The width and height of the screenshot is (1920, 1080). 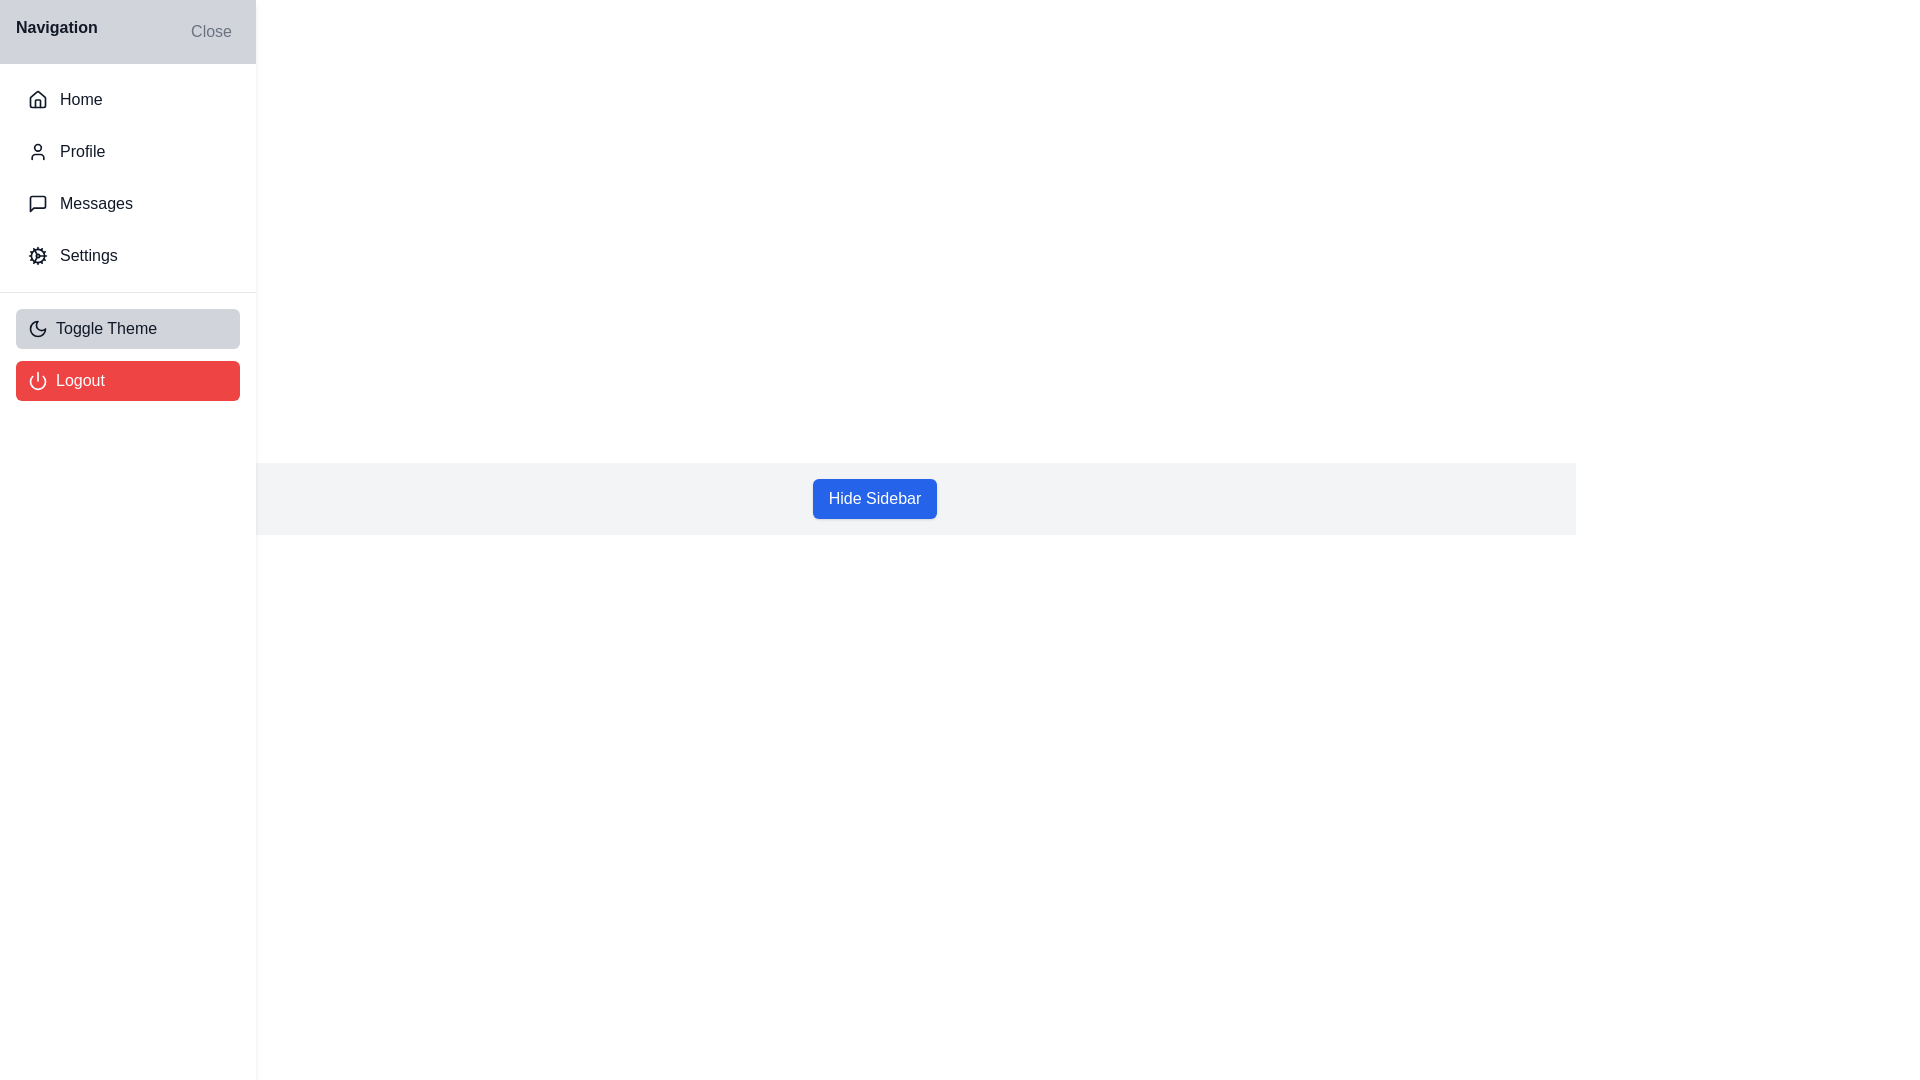 What do you see at coordinates (38, 327) in the screenshot?
I see `the moon-shaped icon with a stroke outline located to the left of the 'Toggle Theme' text` at bounding box center [38, 327].